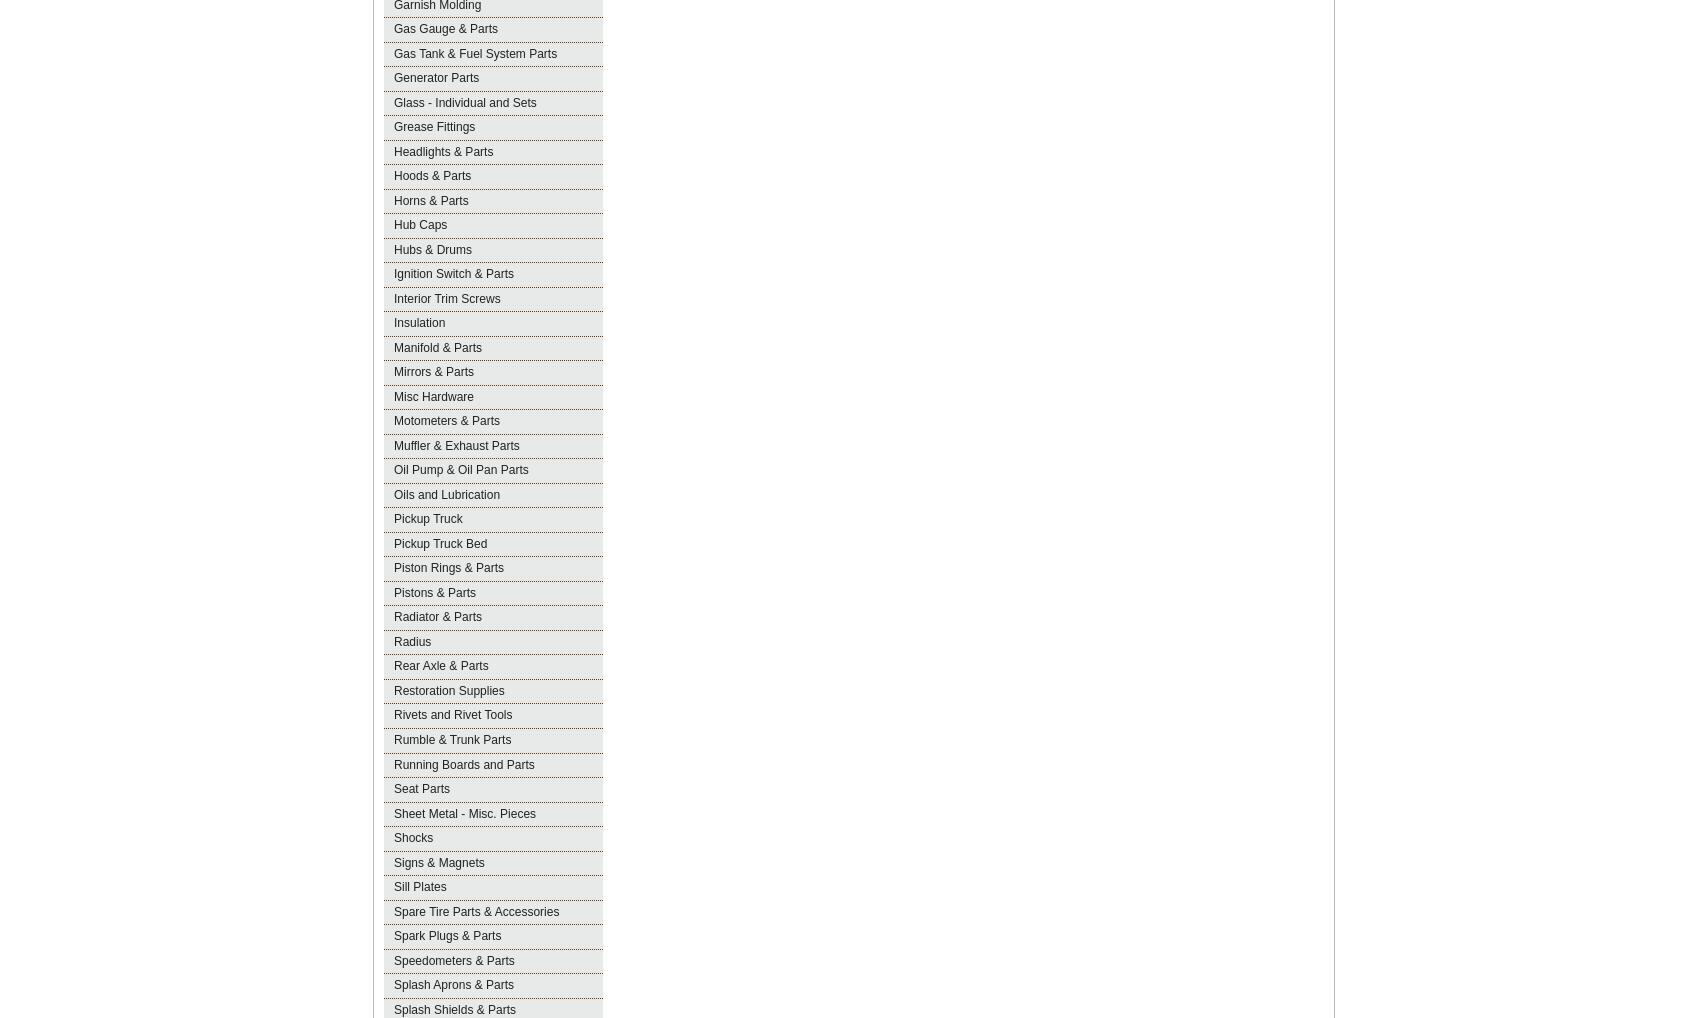 The height and width of the screenshot is (1018, 1708). What do you see at coordinates (438, 861) in the screenshot?
I see `'Signs & Magnets'` at bounding box center [438, 861].